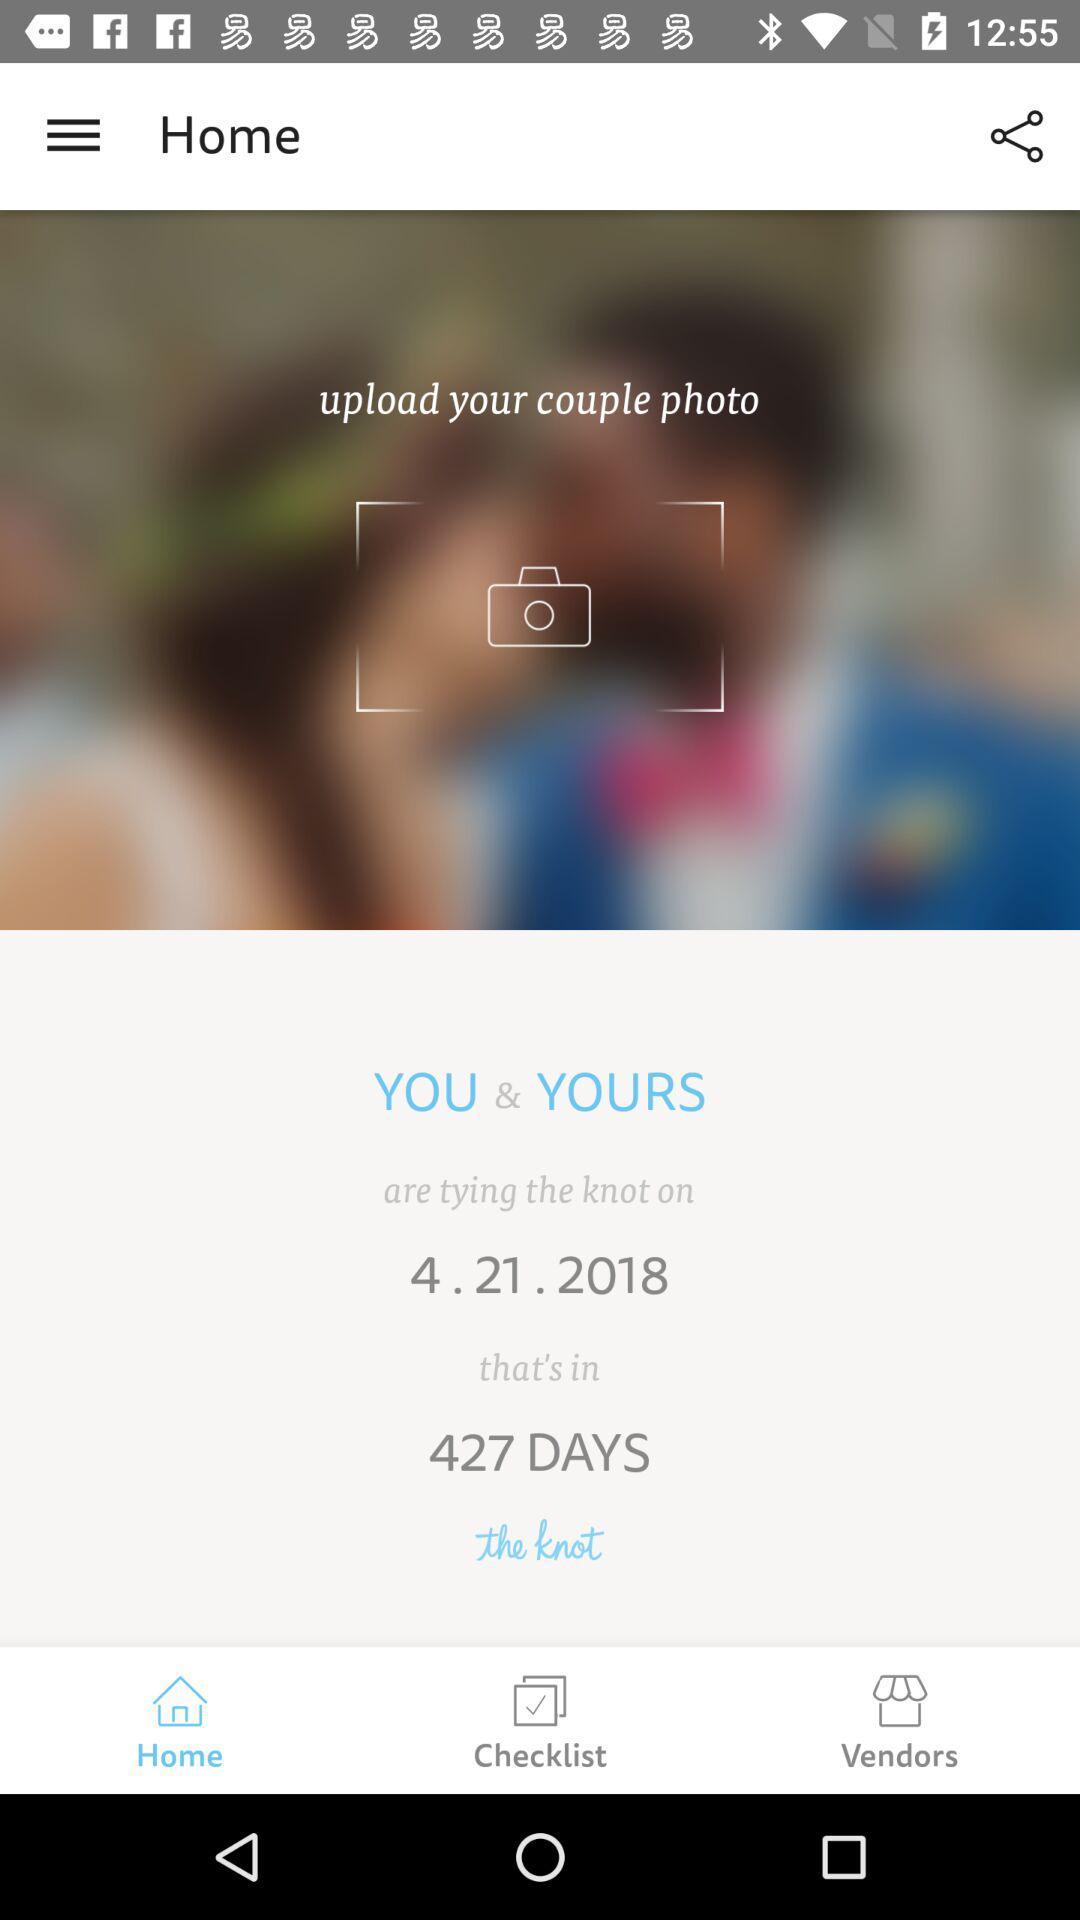 The width and height of the screenshot is (1080, 1920). I want to click on upload selected photo, so click(540, 569).